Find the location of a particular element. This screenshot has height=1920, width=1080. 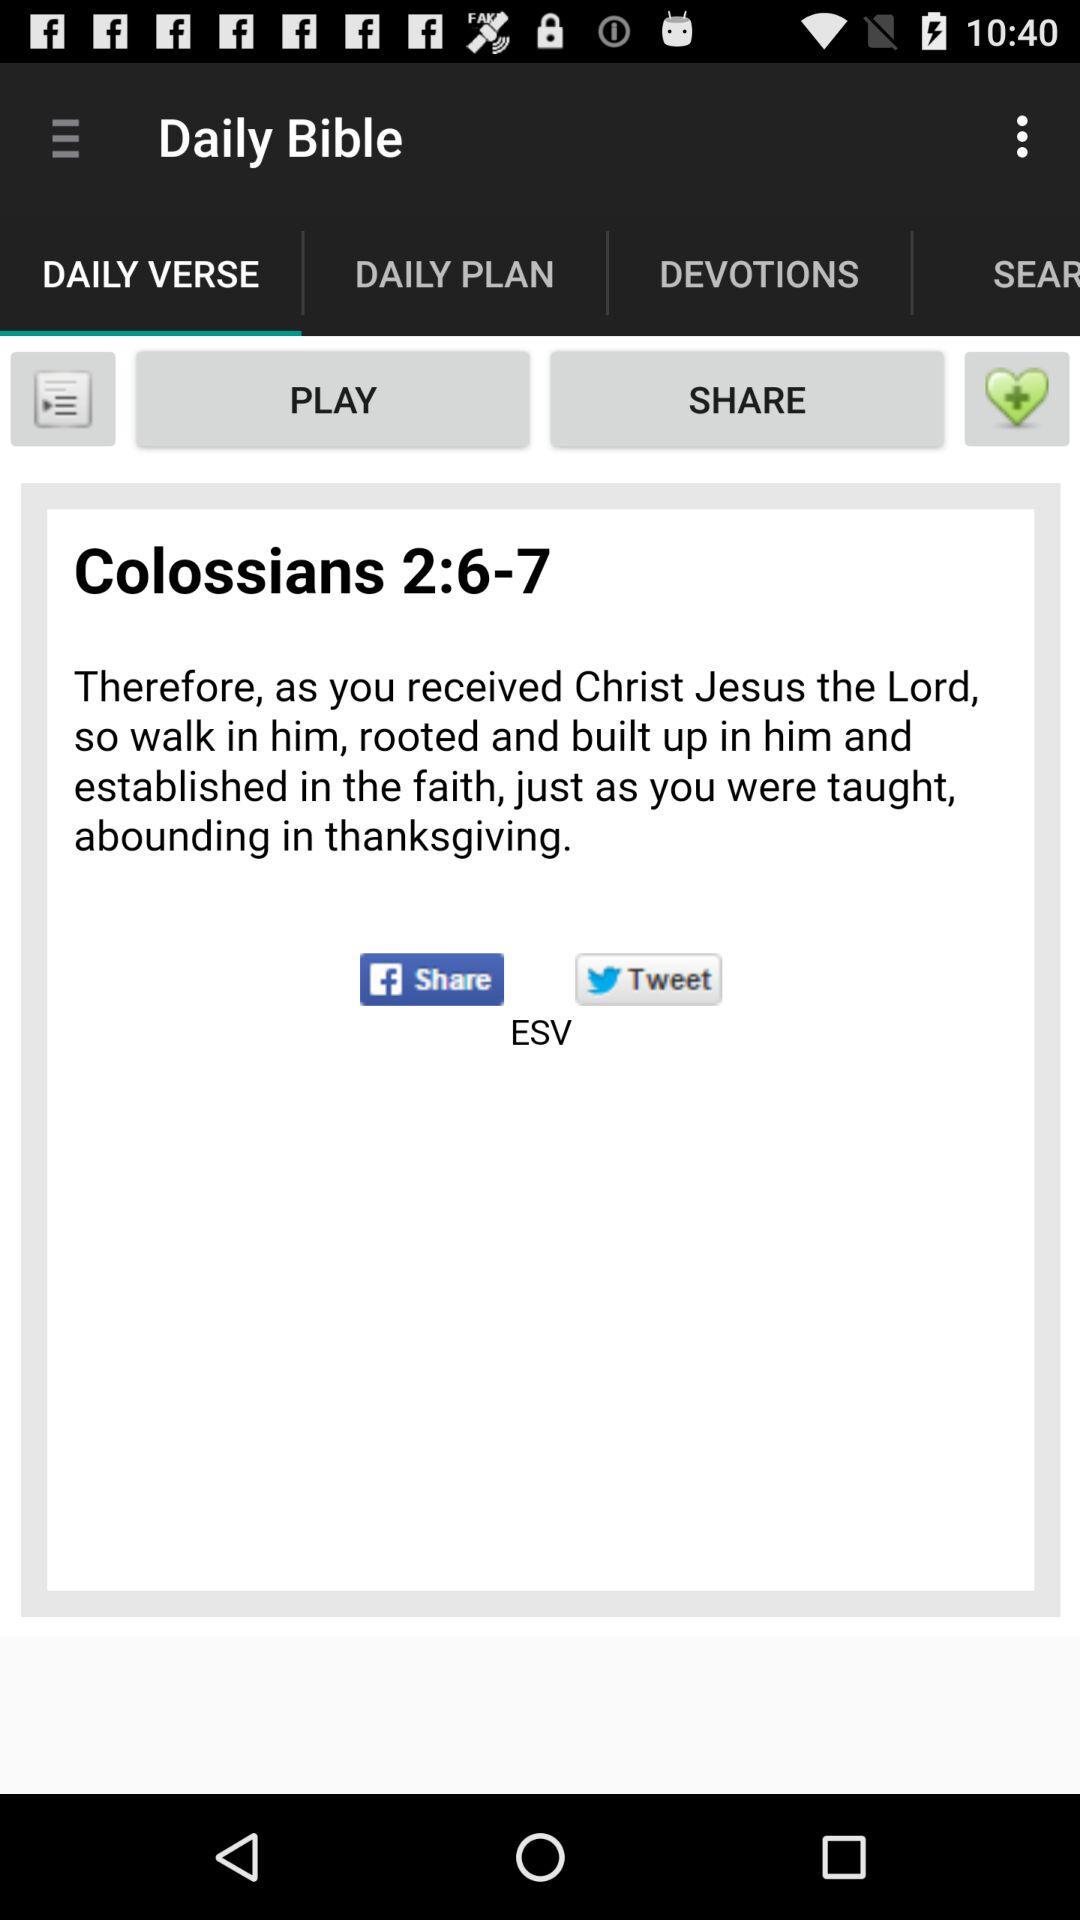

the button which is next to the daily plan is located at coordinates (759, 272).